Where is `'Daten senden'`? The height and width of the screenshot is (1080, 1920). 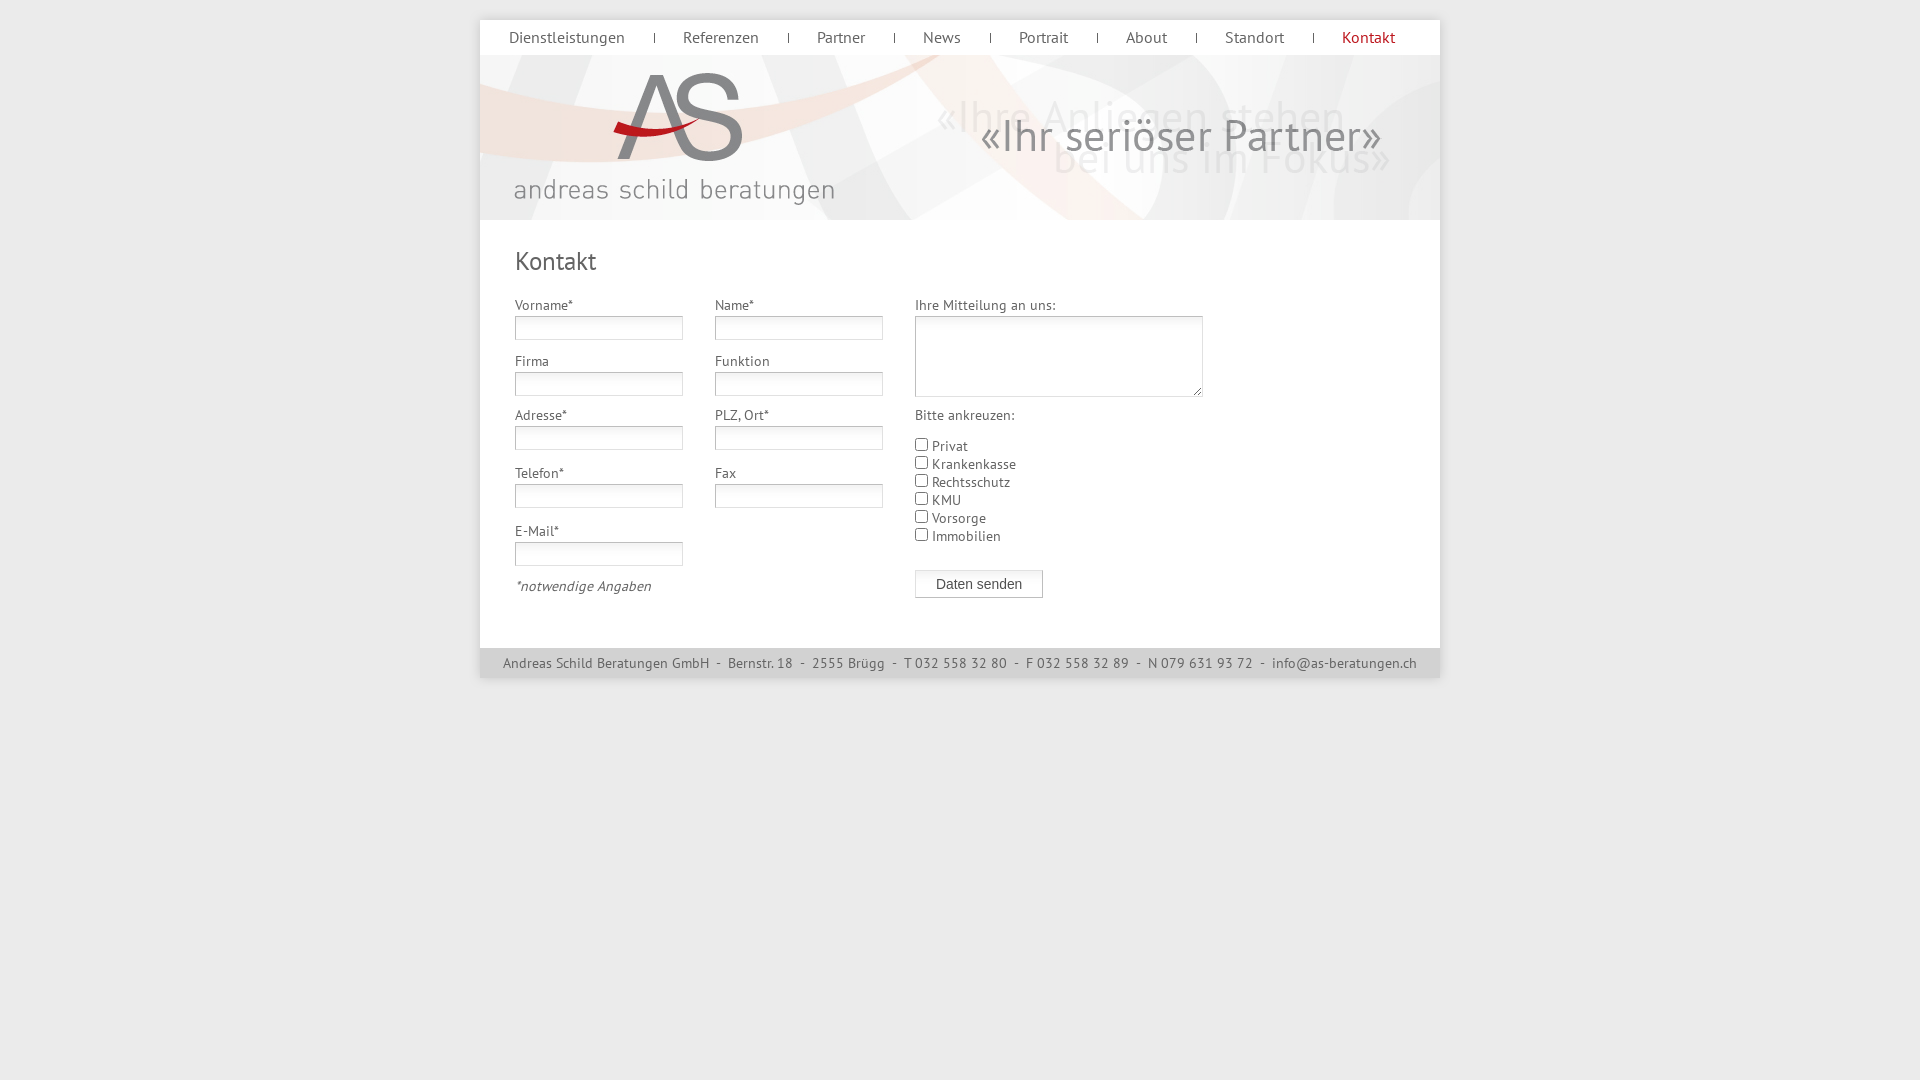 'Daten senden' is located at coordinates (979, 583).